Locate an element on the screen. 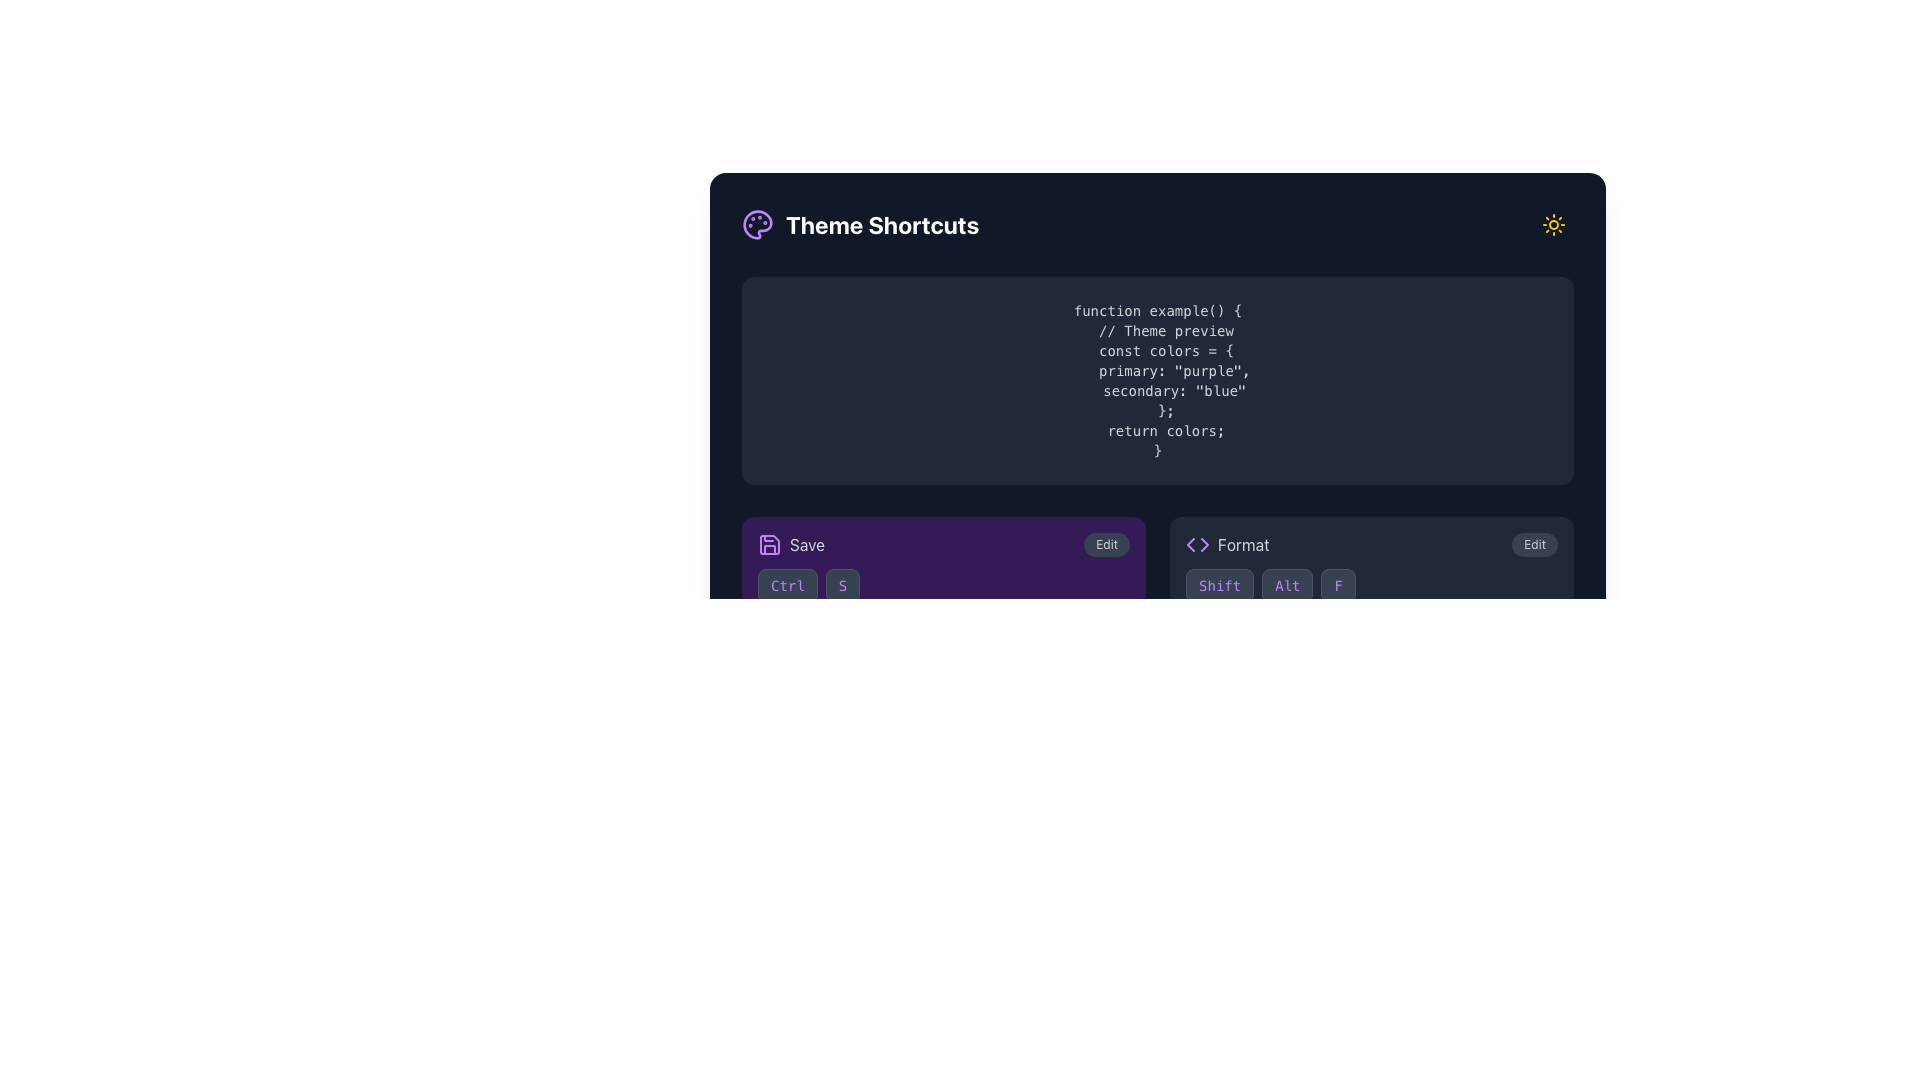 The height and width of the screenshot is (1080, 1920). the sun icon button located is located at coordinates (1553, 224).